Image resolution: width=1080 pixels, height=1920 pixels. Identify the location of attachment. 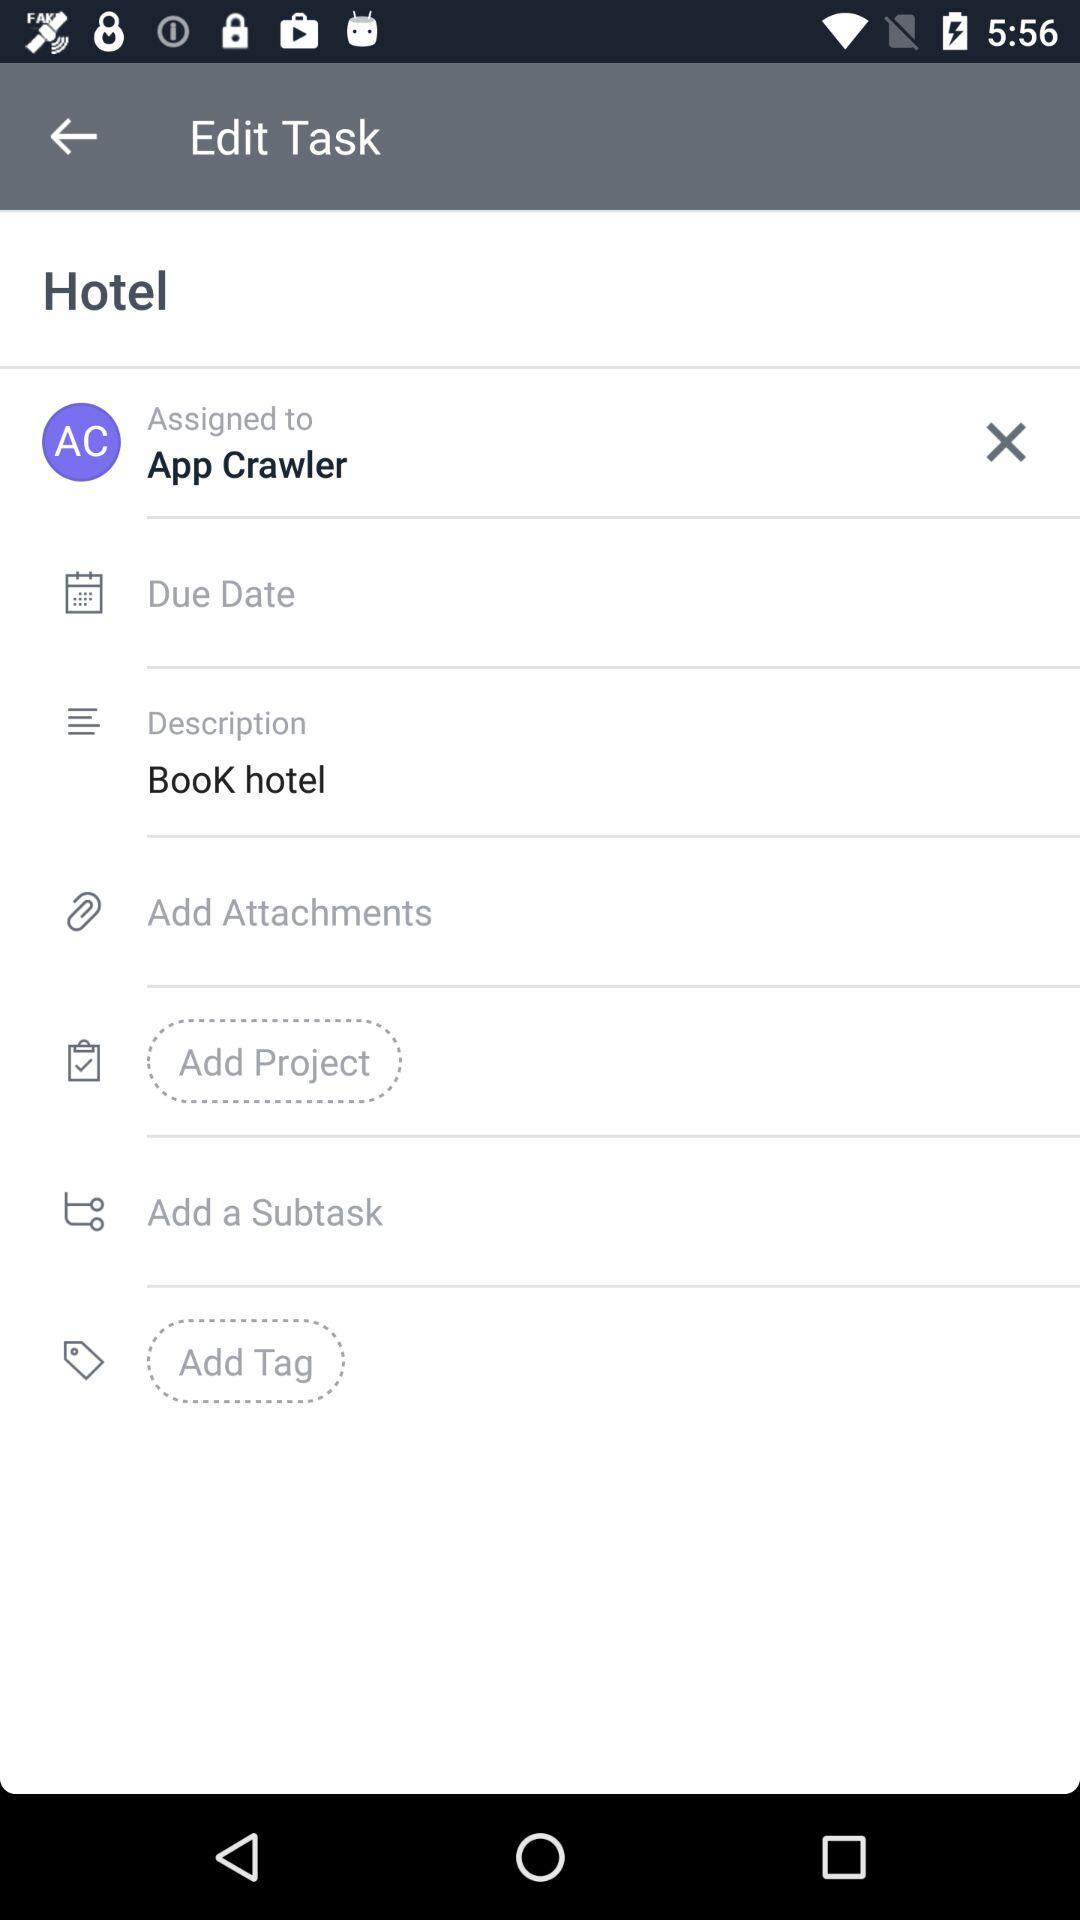
(612, 910).